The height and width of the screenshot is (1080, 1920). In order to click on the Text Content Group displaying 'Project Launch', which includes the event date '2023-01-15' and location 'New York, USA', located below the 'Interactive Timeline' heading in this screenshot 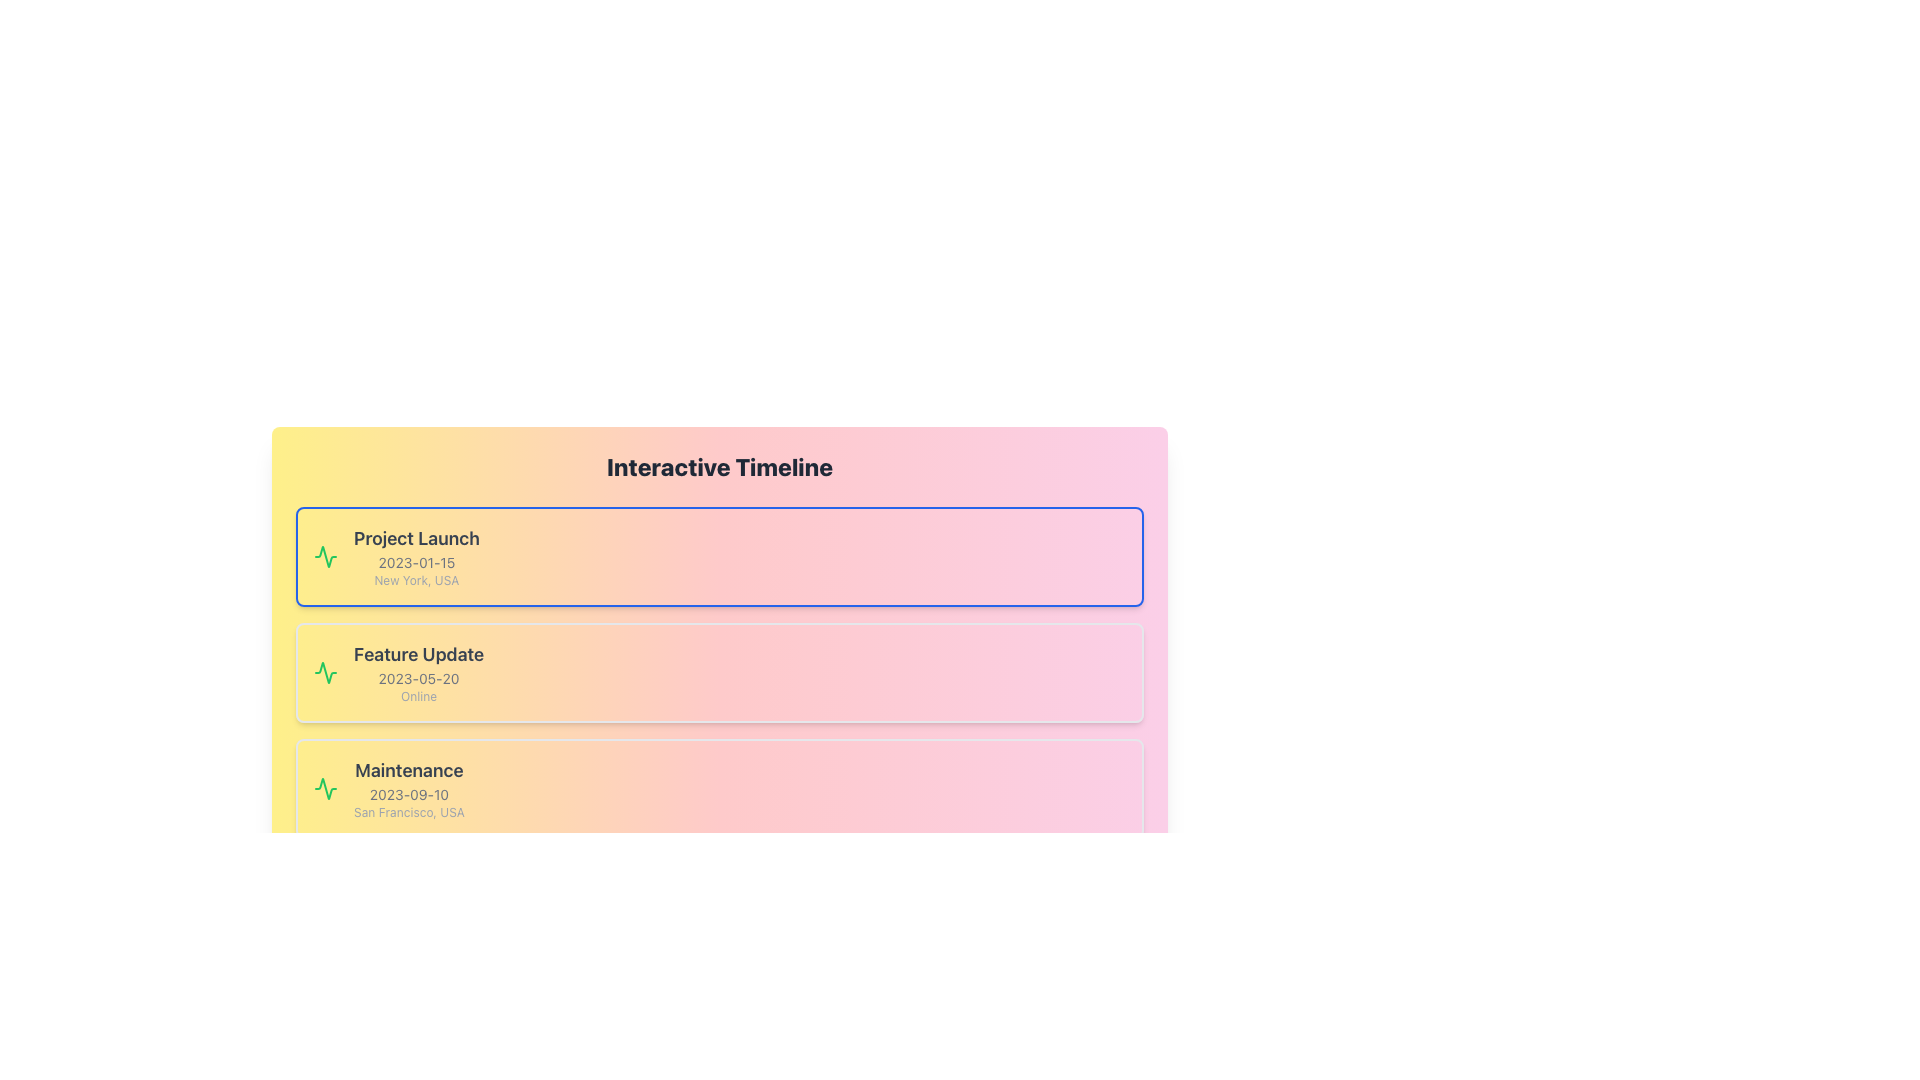, I will do `click(416, 556)`.